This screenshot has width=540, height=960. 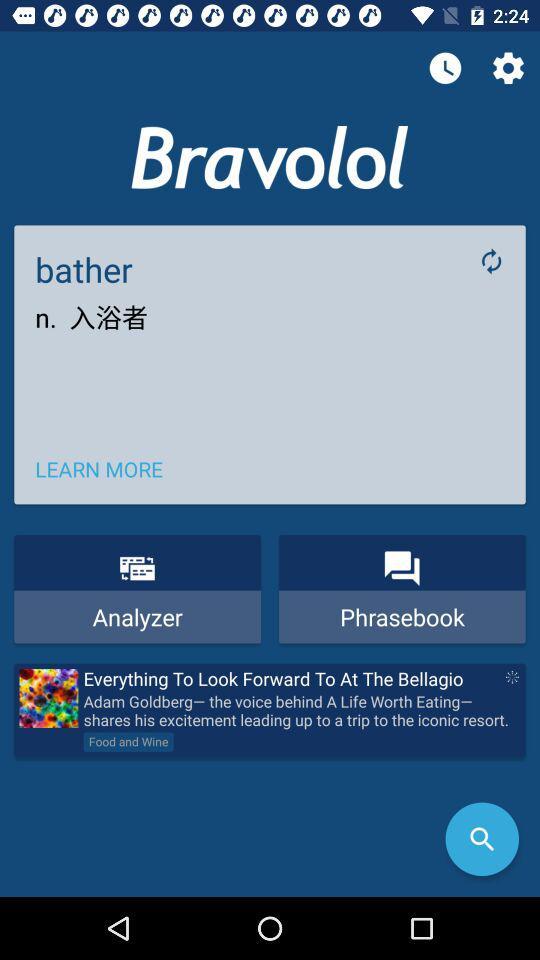 What do you see at coordinates (481, 839) in the screenshot?
I see `search` at bounding box center [481, 839].